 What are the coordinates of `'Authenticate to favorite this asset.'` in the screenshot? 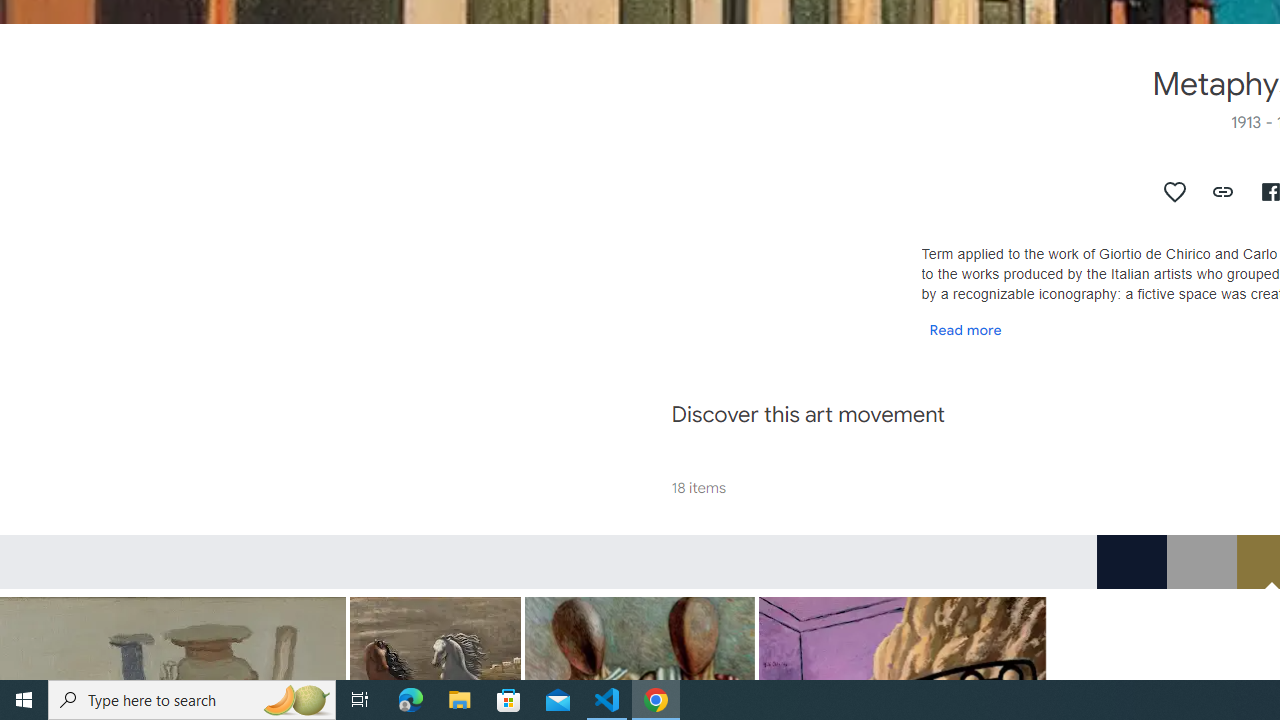 It's located at (1175, 191).